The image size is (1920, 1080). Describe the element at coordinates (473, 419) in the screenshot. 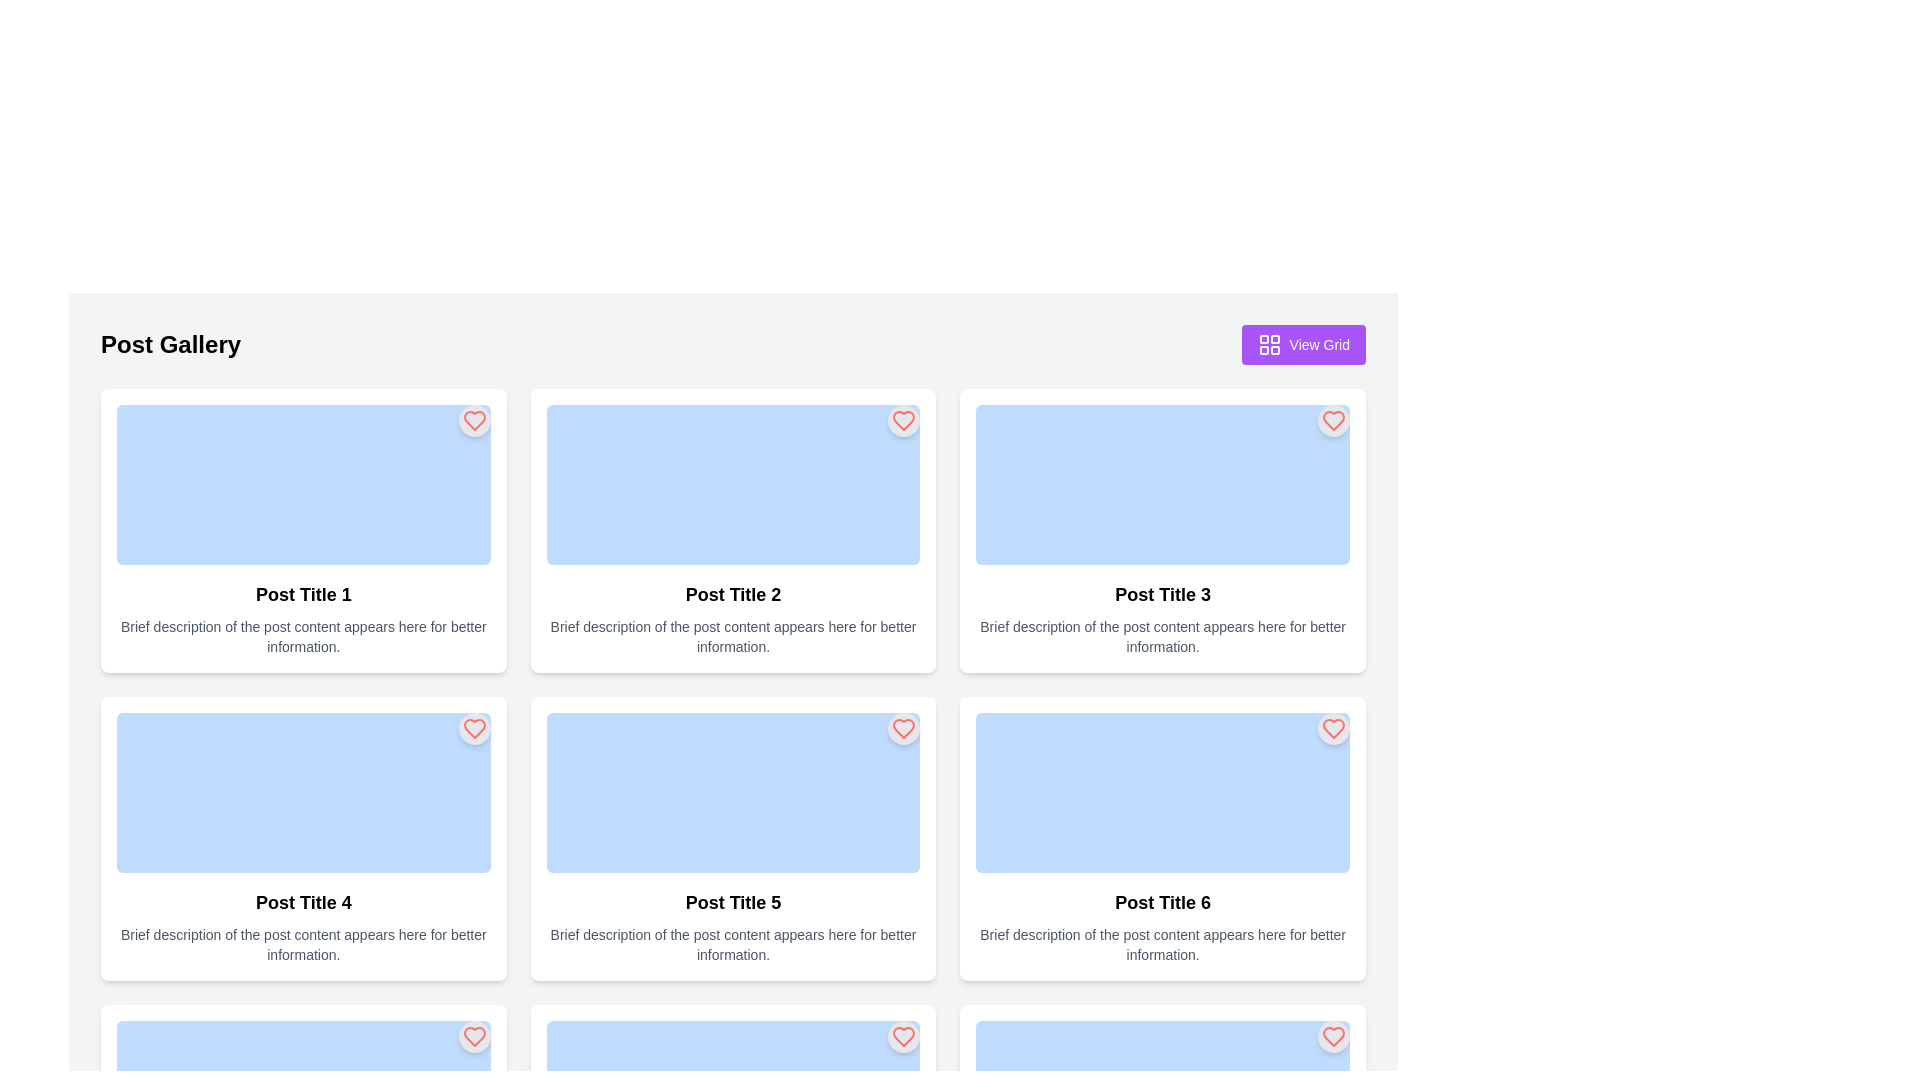

I see `the like button located` at that location.